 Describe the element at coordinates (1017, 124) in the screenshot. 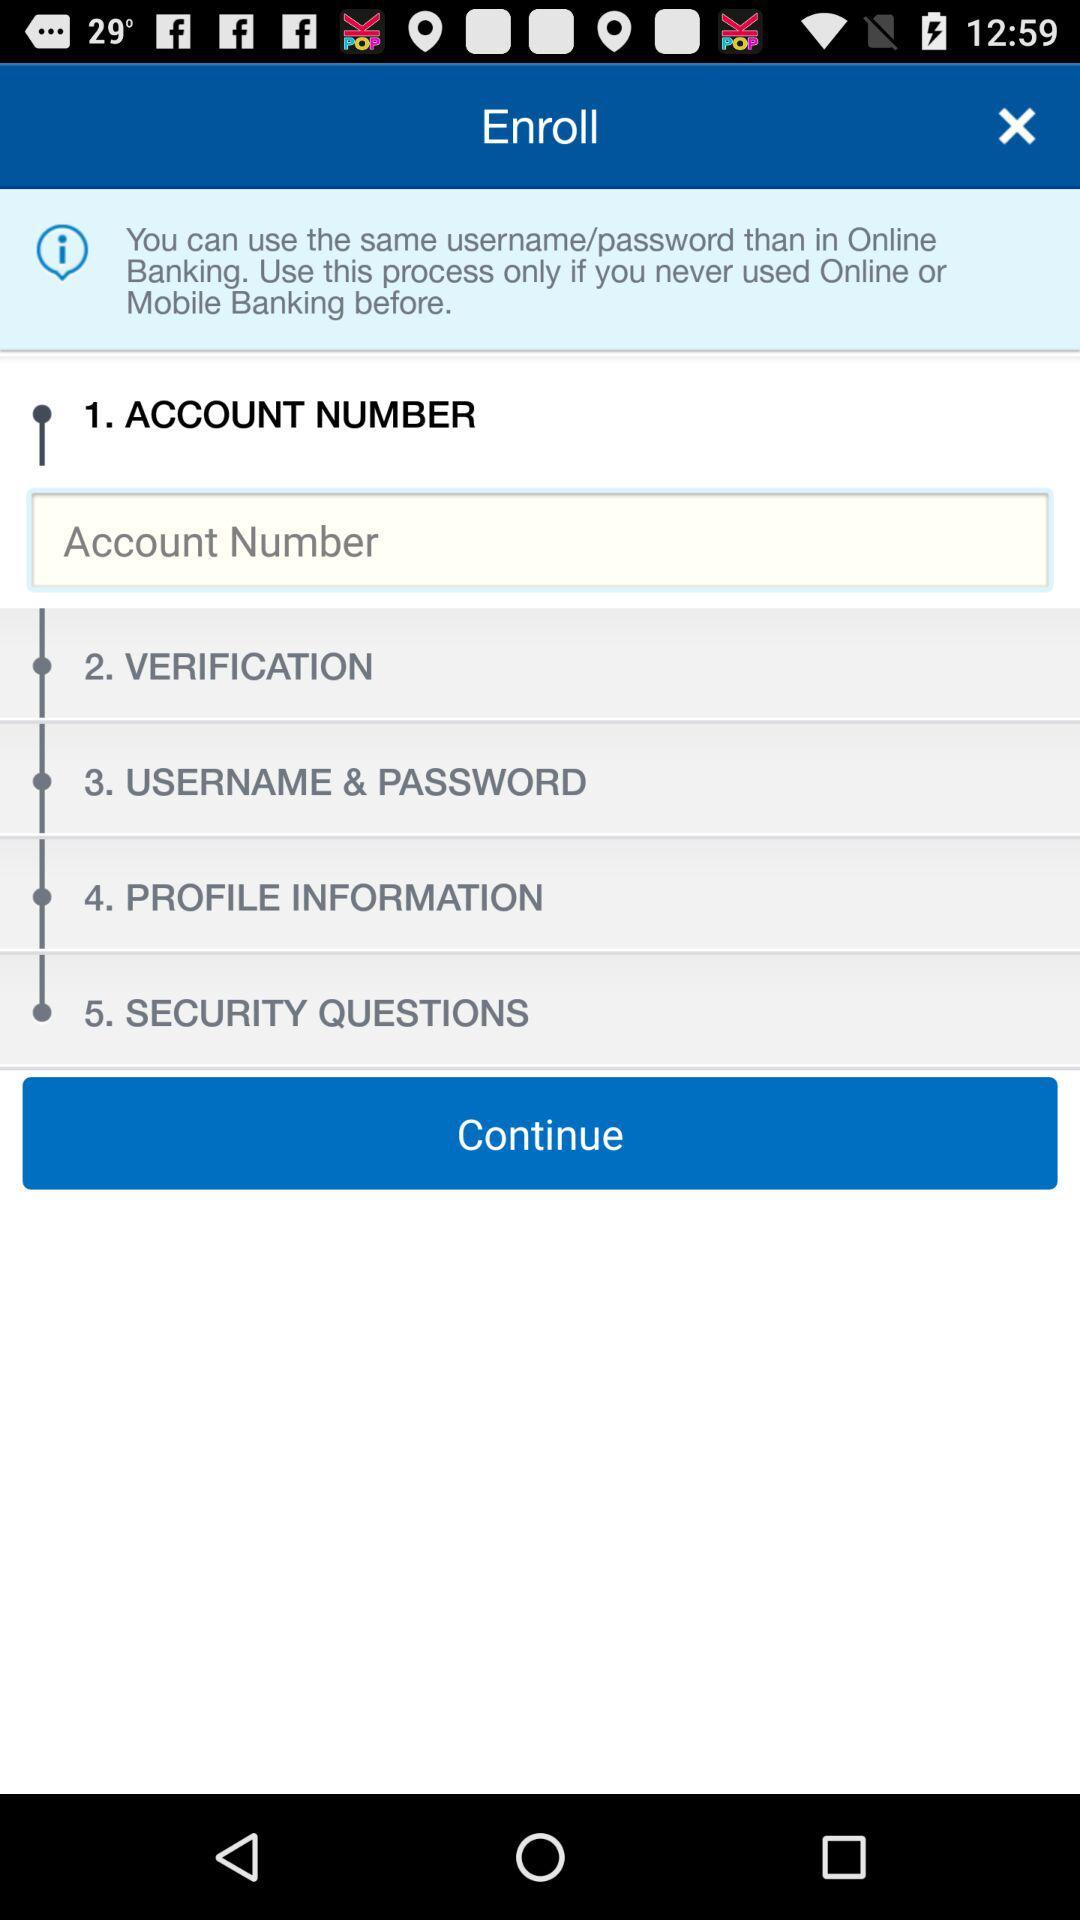

I see `the item next to the enroll` at that location.